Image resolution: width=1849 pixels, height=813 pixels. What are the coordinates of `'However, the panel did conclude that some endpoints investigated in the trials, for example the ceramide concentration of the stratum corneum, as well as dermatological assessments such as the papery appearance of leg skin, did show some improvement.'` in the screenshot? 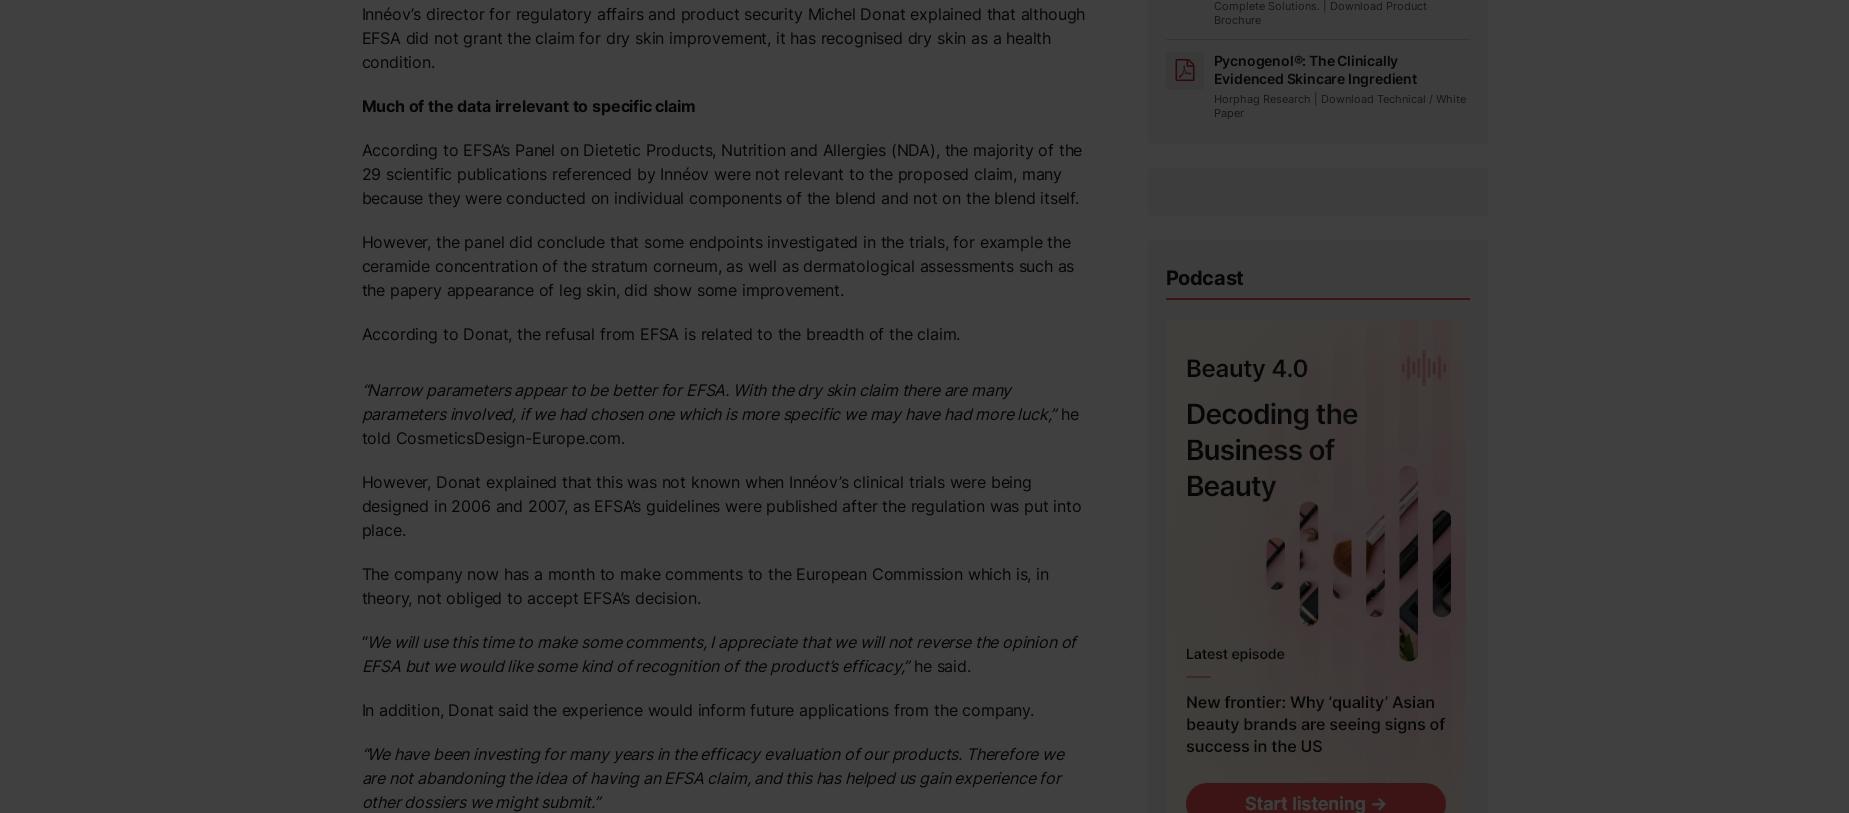 It's located at (716, 265).